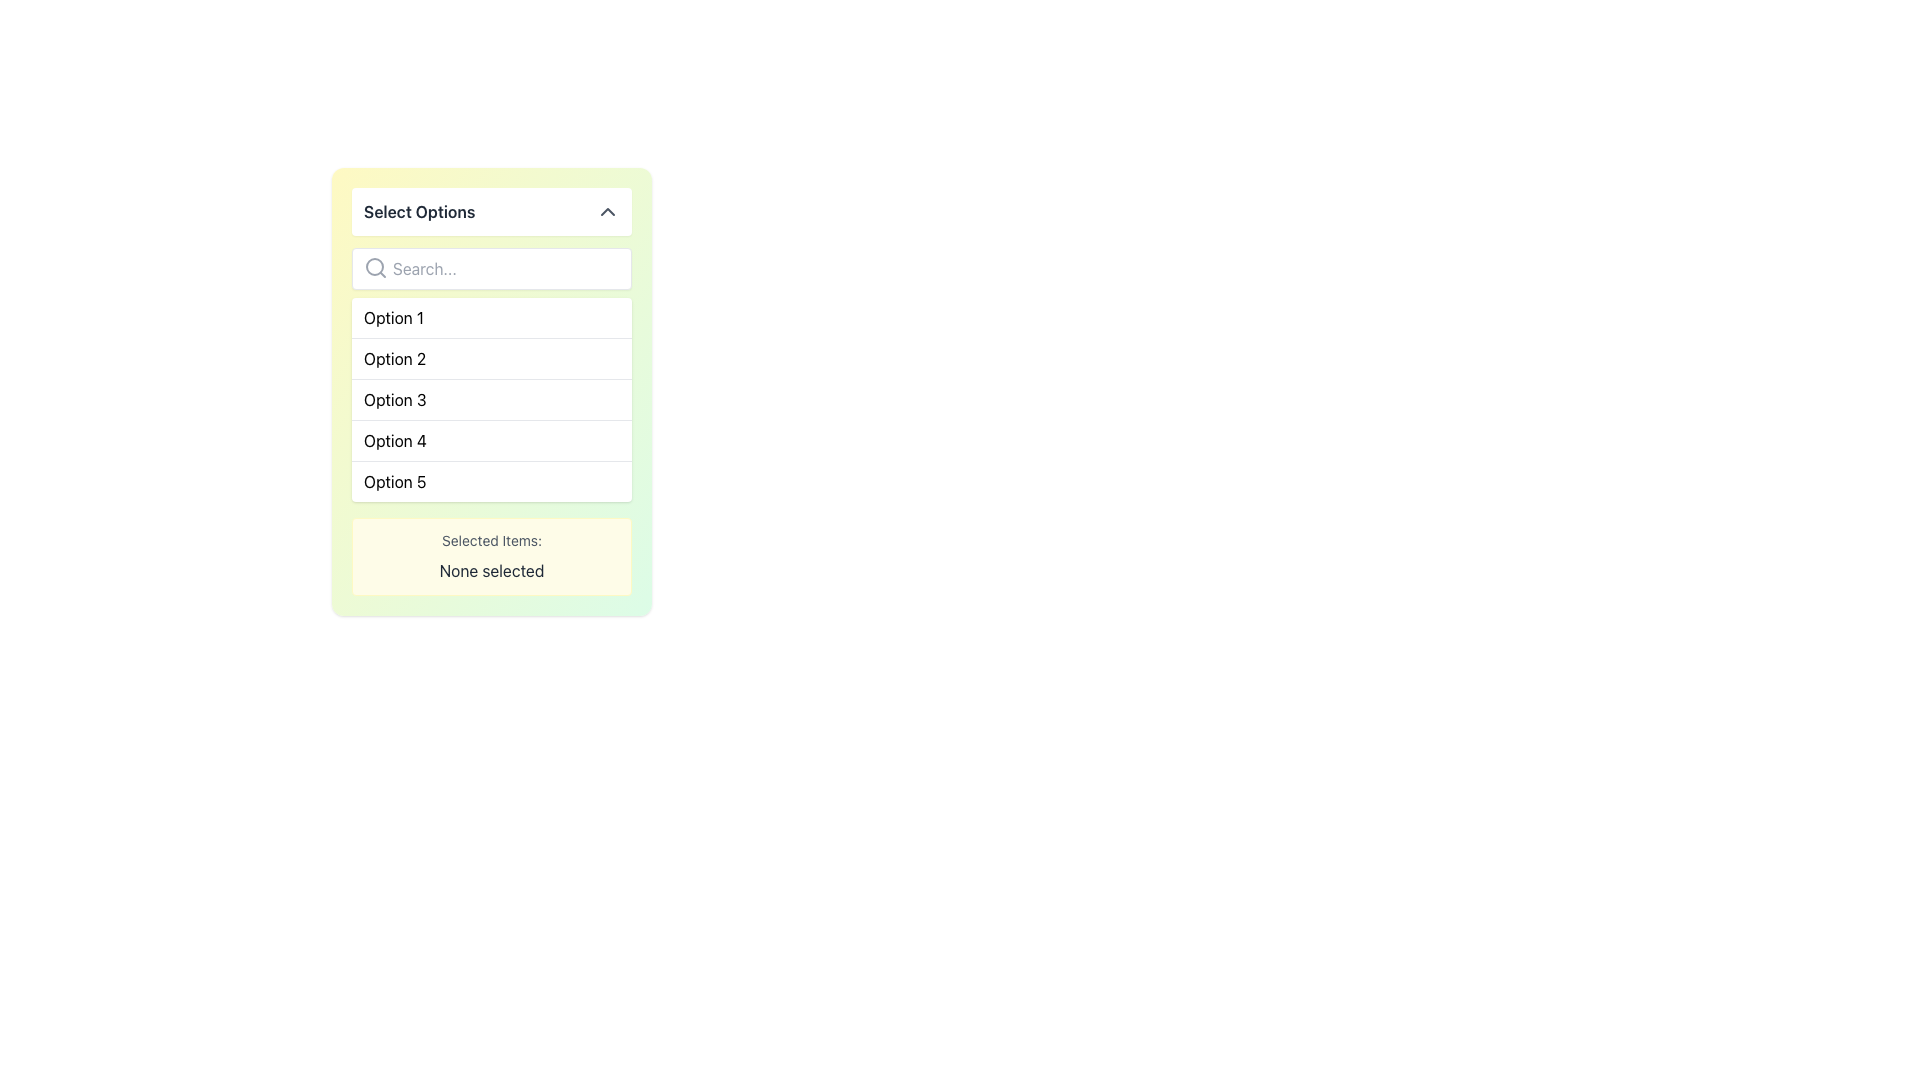  Describe the element at coordinates (491, 481) in the screenshot. I see `the fifth selectable option in the dropdown menu titled 'Select Options'` at that location.